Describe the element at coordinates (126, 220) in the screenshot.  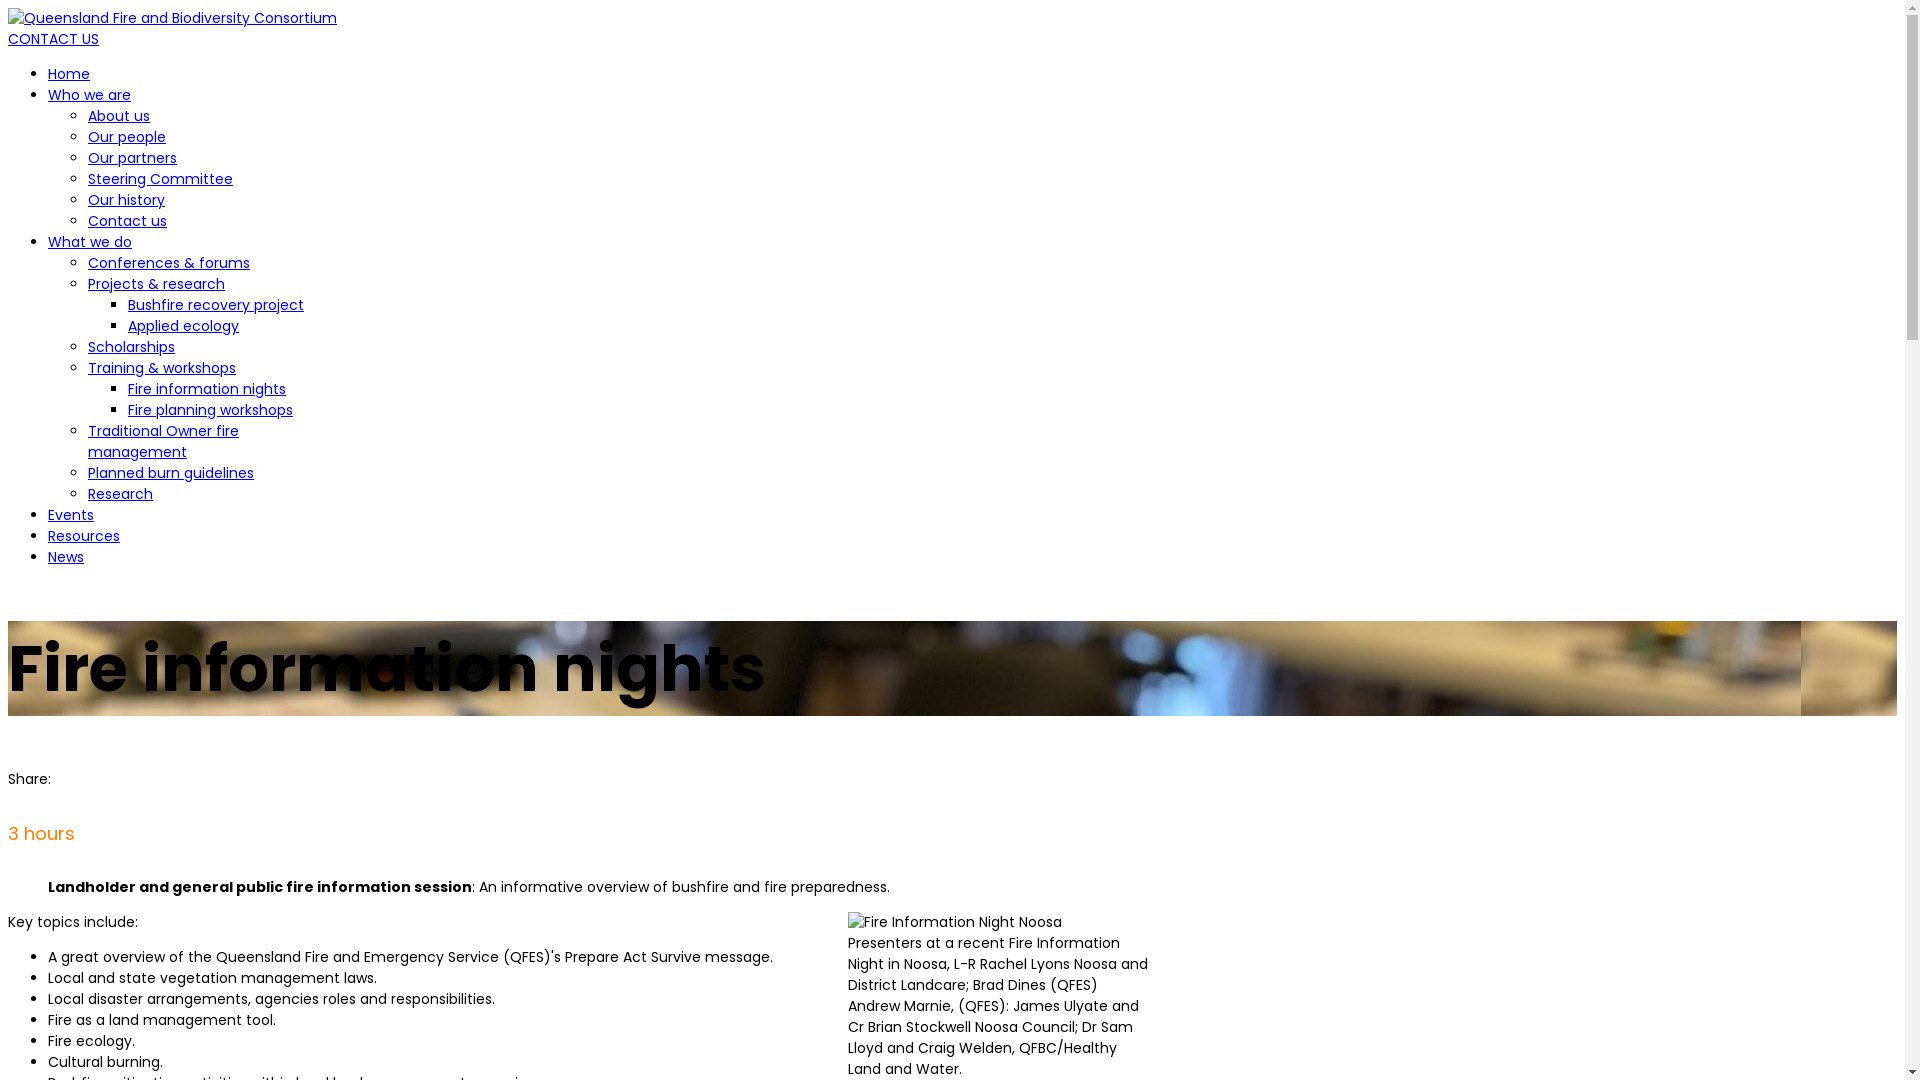
I see `'Contact us'` at that location.